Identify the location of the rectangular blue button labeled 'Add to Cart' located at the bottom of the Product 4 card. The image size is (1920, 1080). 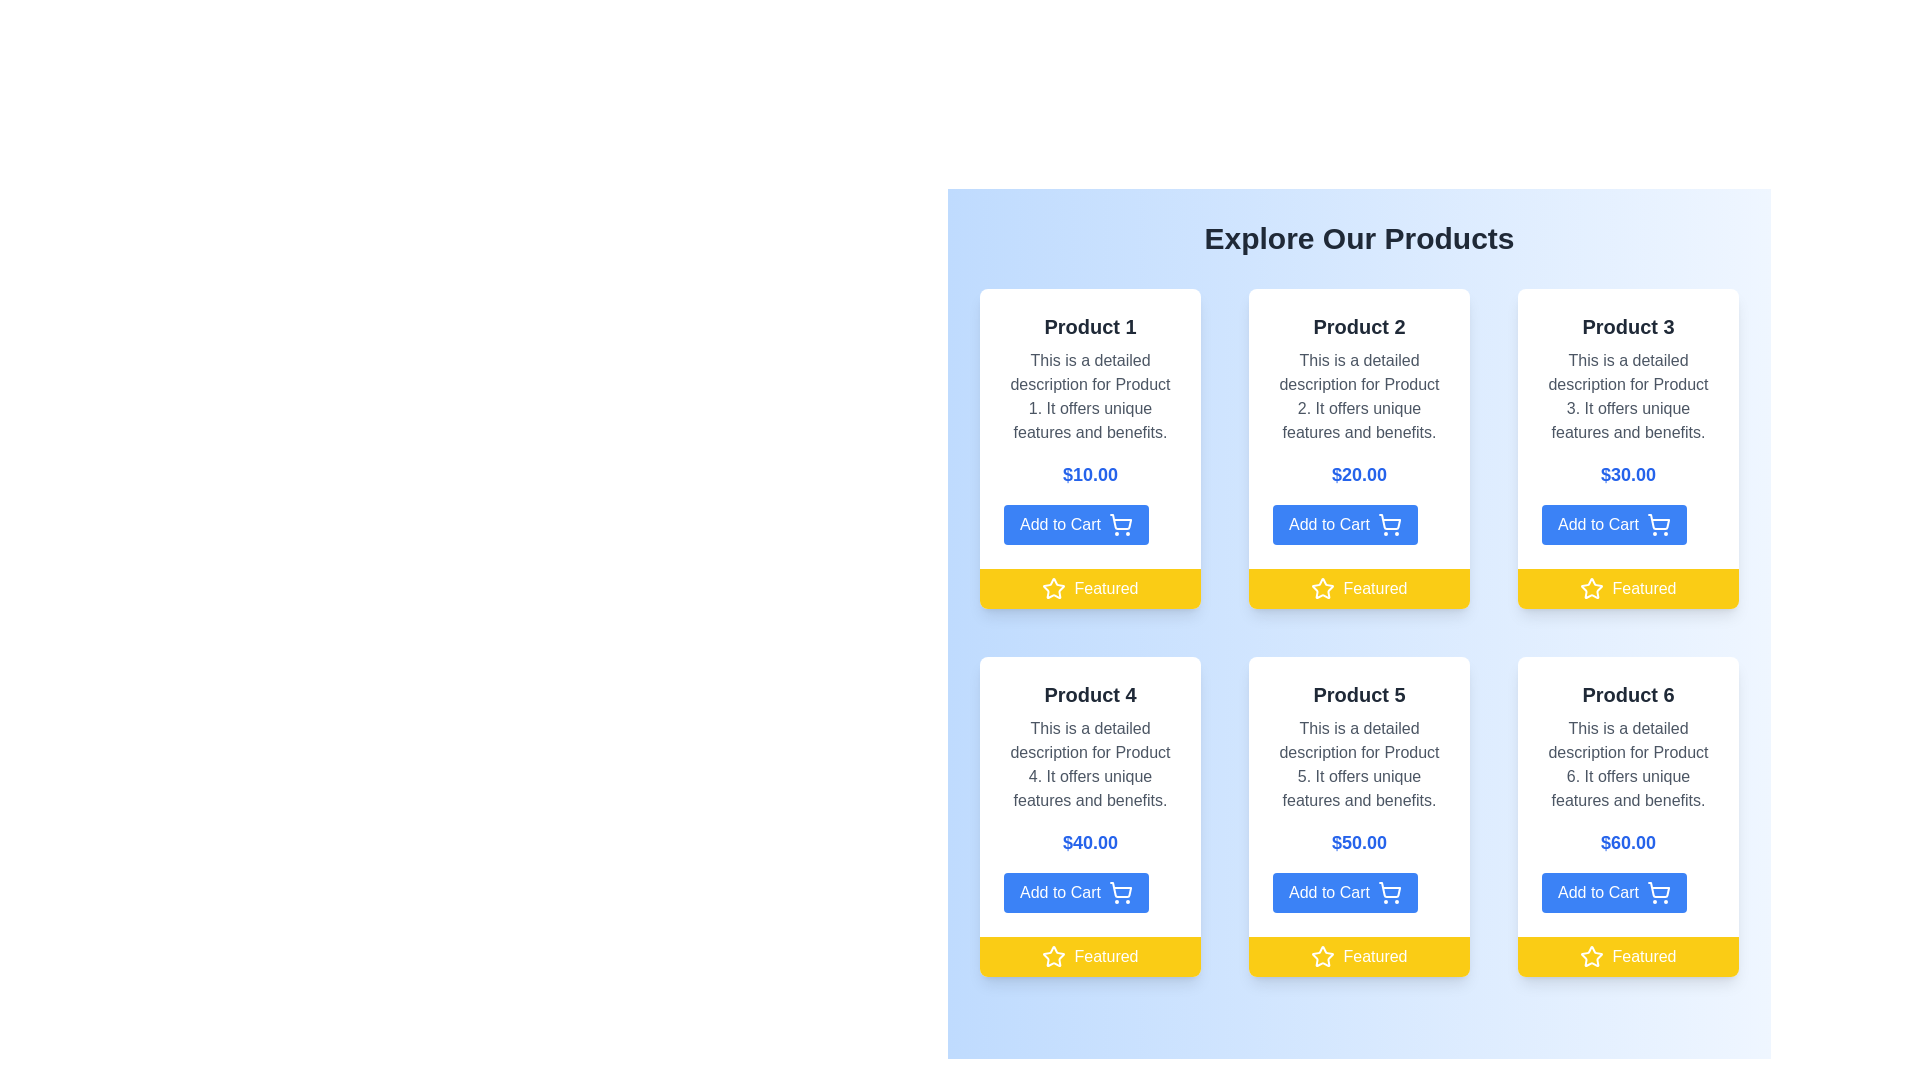
(1075, 892).